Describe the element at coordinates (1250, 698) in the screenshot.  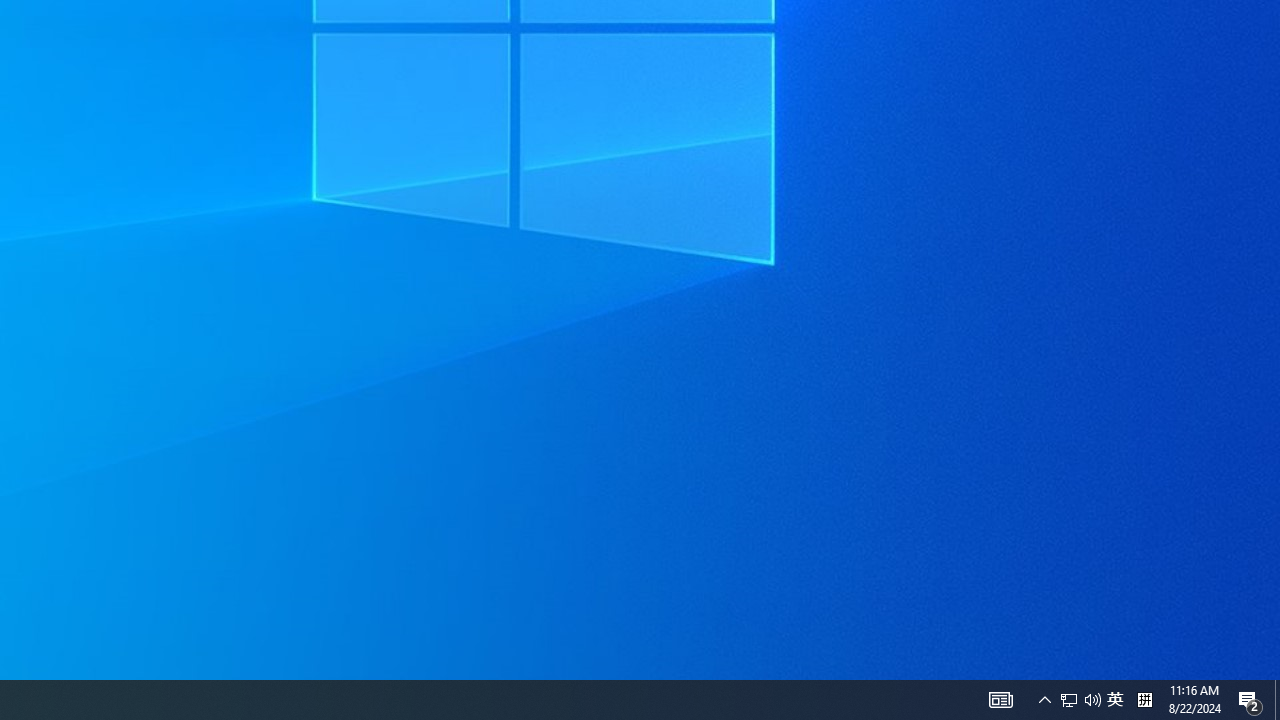
I see `'Show desktop'` at that location.